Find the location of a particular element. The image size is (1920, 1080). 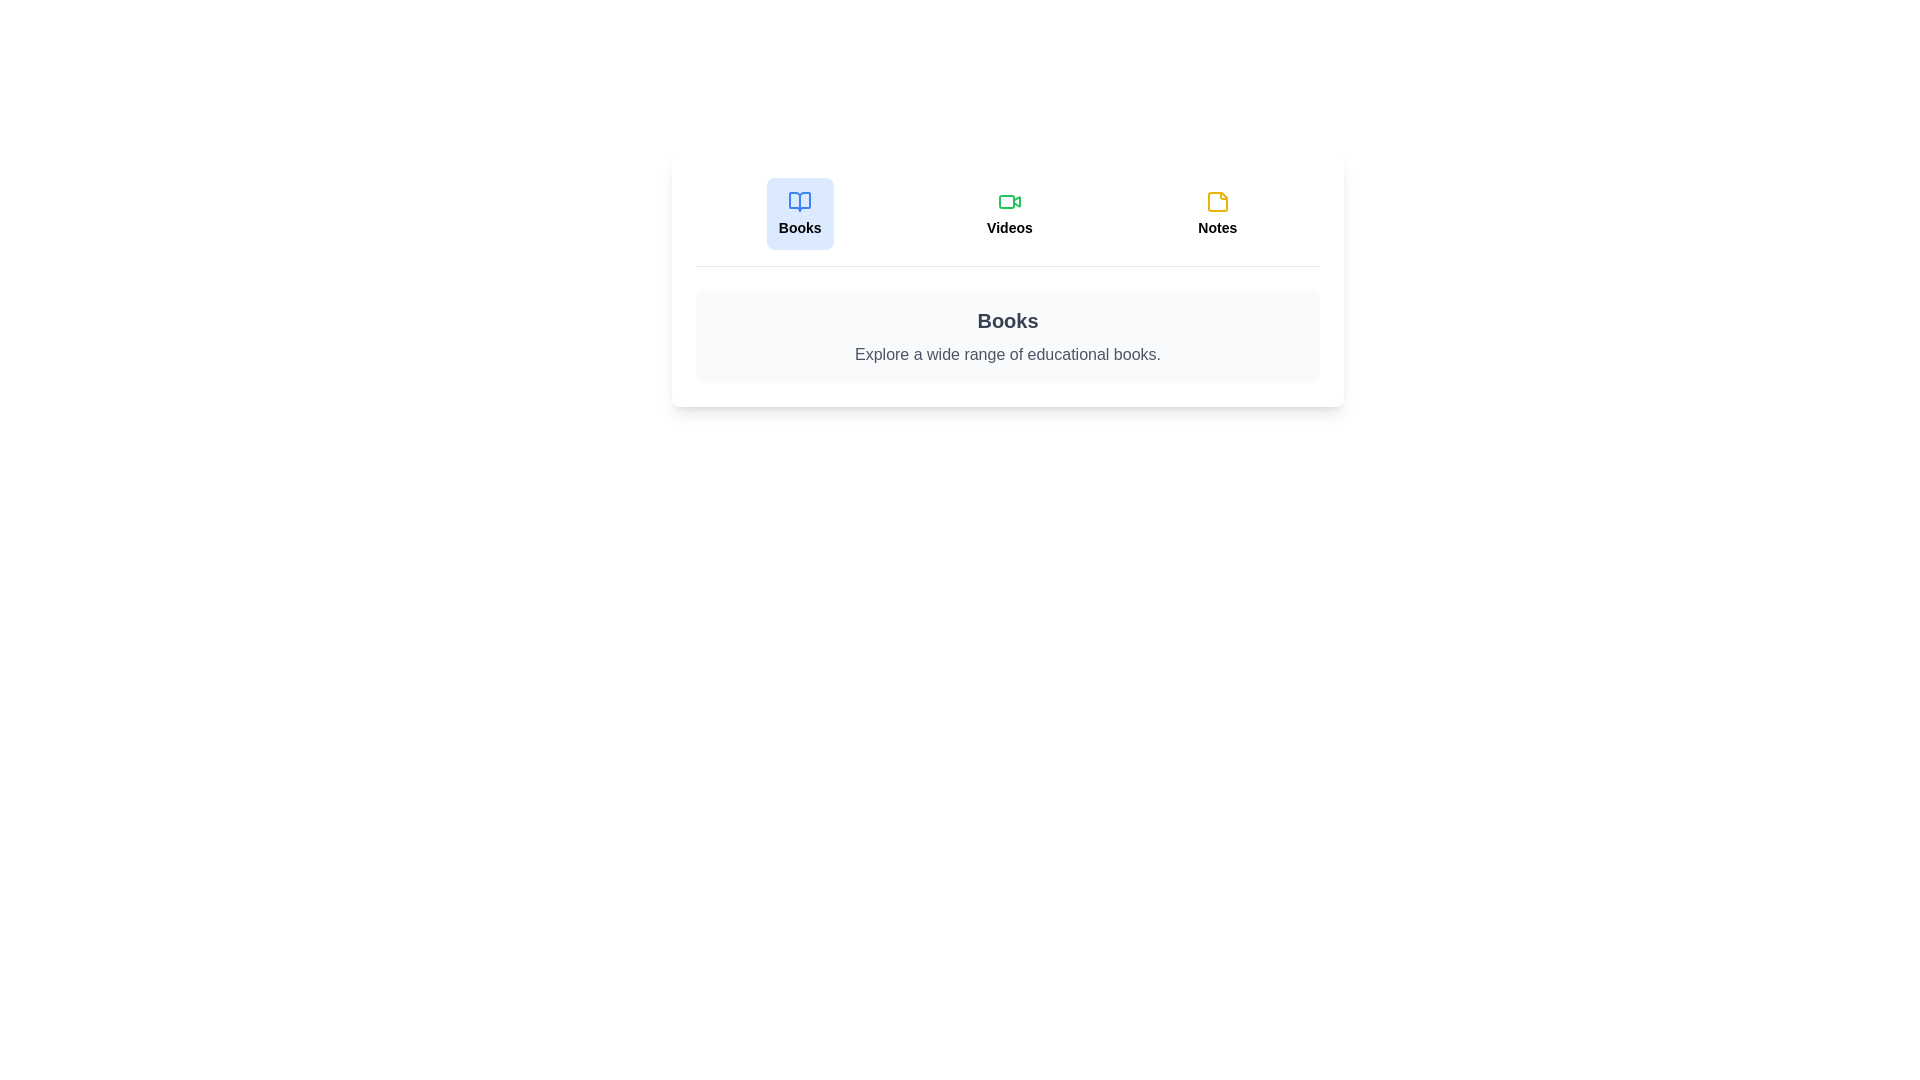

the 'Videos' tab to view its content is located at coordinates (1009, 213).